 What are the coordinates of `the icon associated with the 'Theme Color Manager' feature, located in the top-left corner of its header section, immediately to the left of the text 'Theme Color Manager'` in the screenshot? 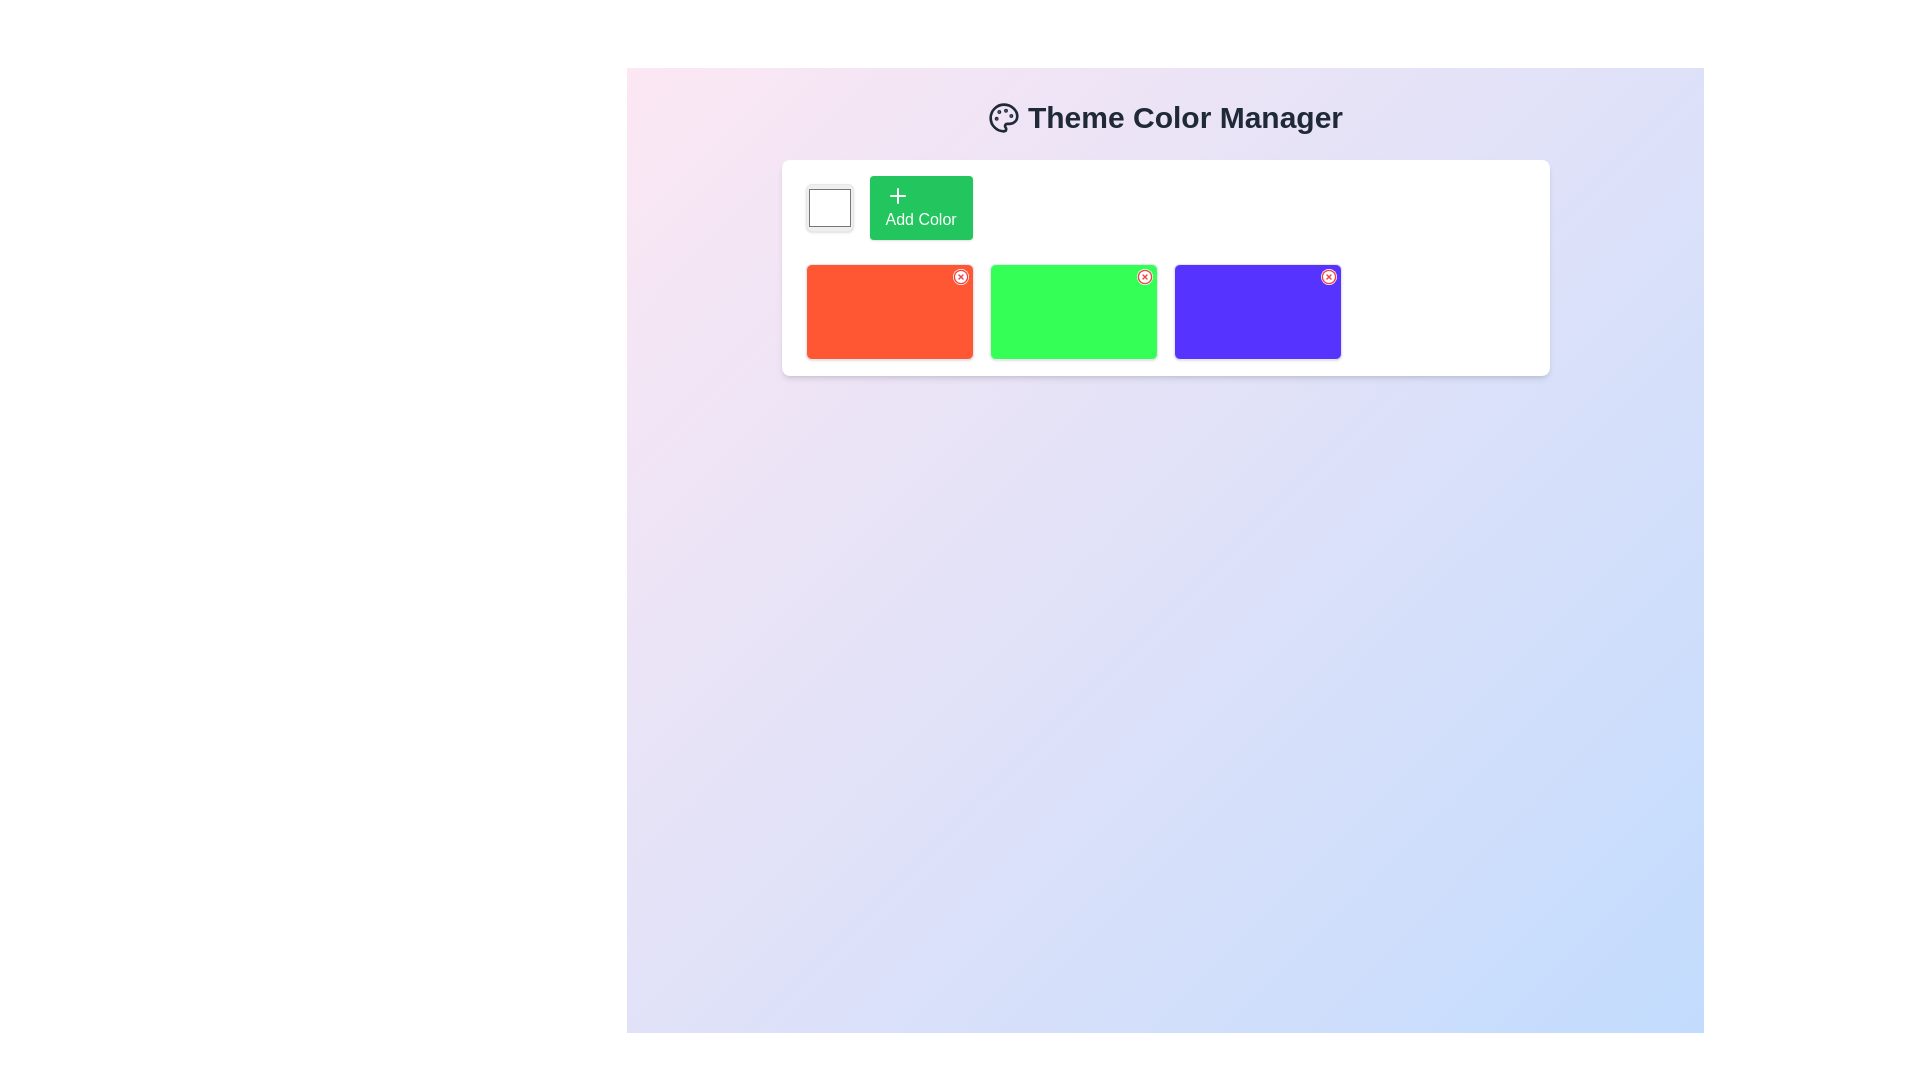 It's located at (1003, 118).